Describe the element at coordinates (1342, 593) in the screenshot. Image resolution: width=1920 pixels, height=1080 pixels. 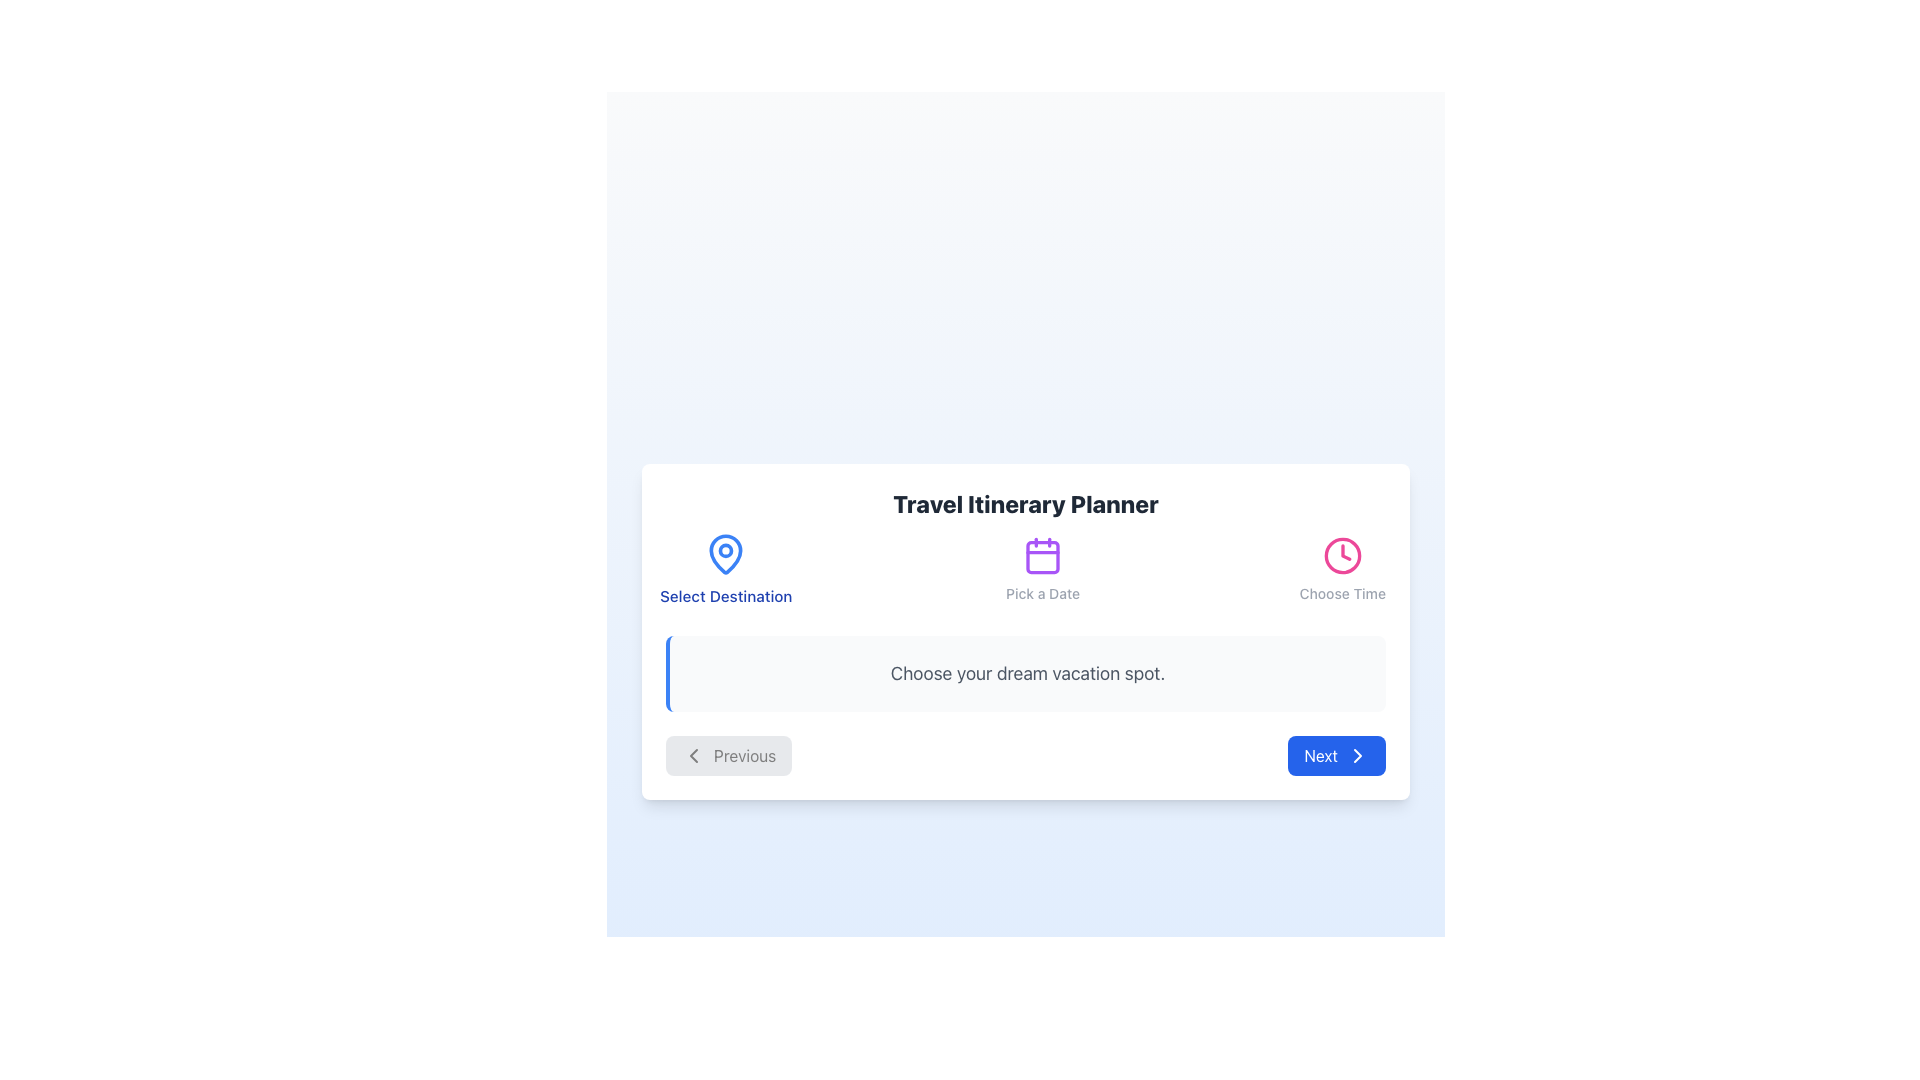
I see `the 'Choose Time' text label, which is styled in gray and positioned below the clock icon in the central panel of the interface` at that location.